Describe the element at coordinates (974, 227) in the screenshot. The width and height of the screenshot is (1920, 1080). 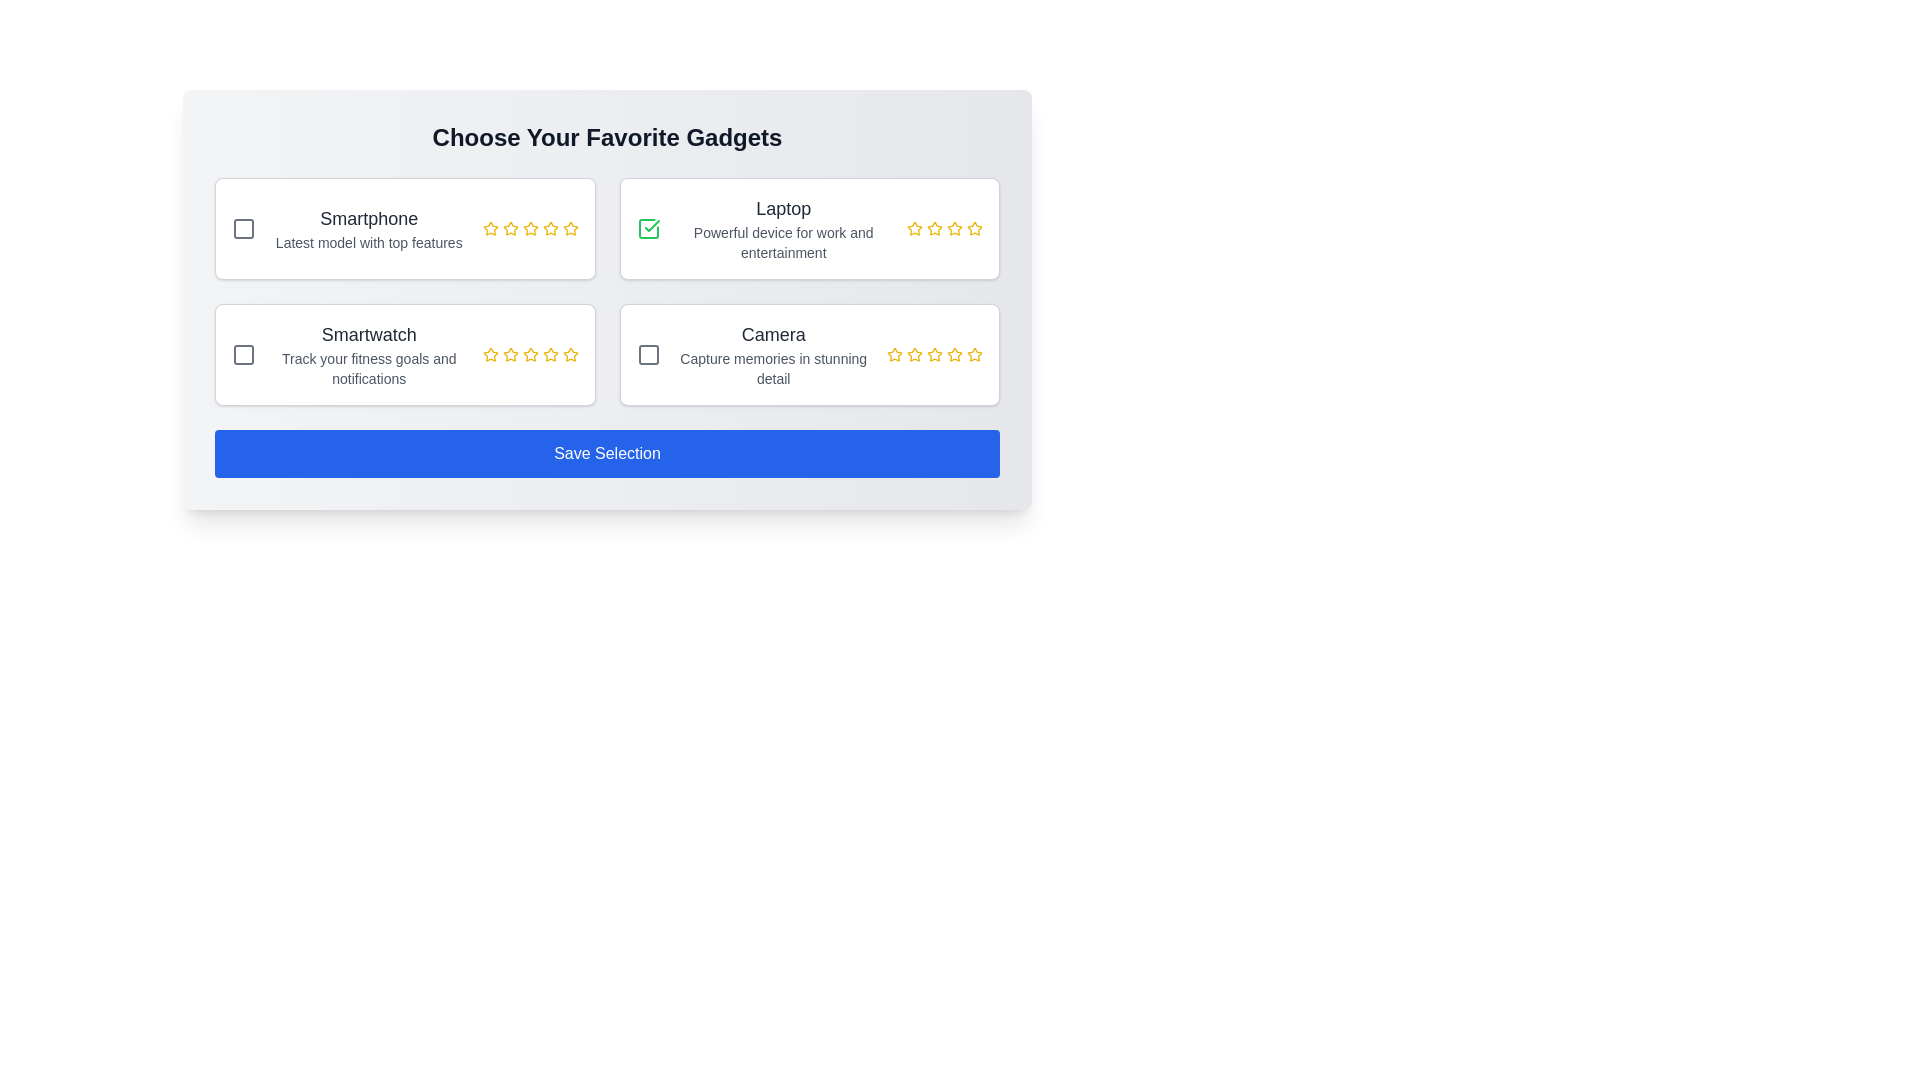
I see `the fourth star icon in the five-star rating system located beneath the 'Laptop' label` at that location.